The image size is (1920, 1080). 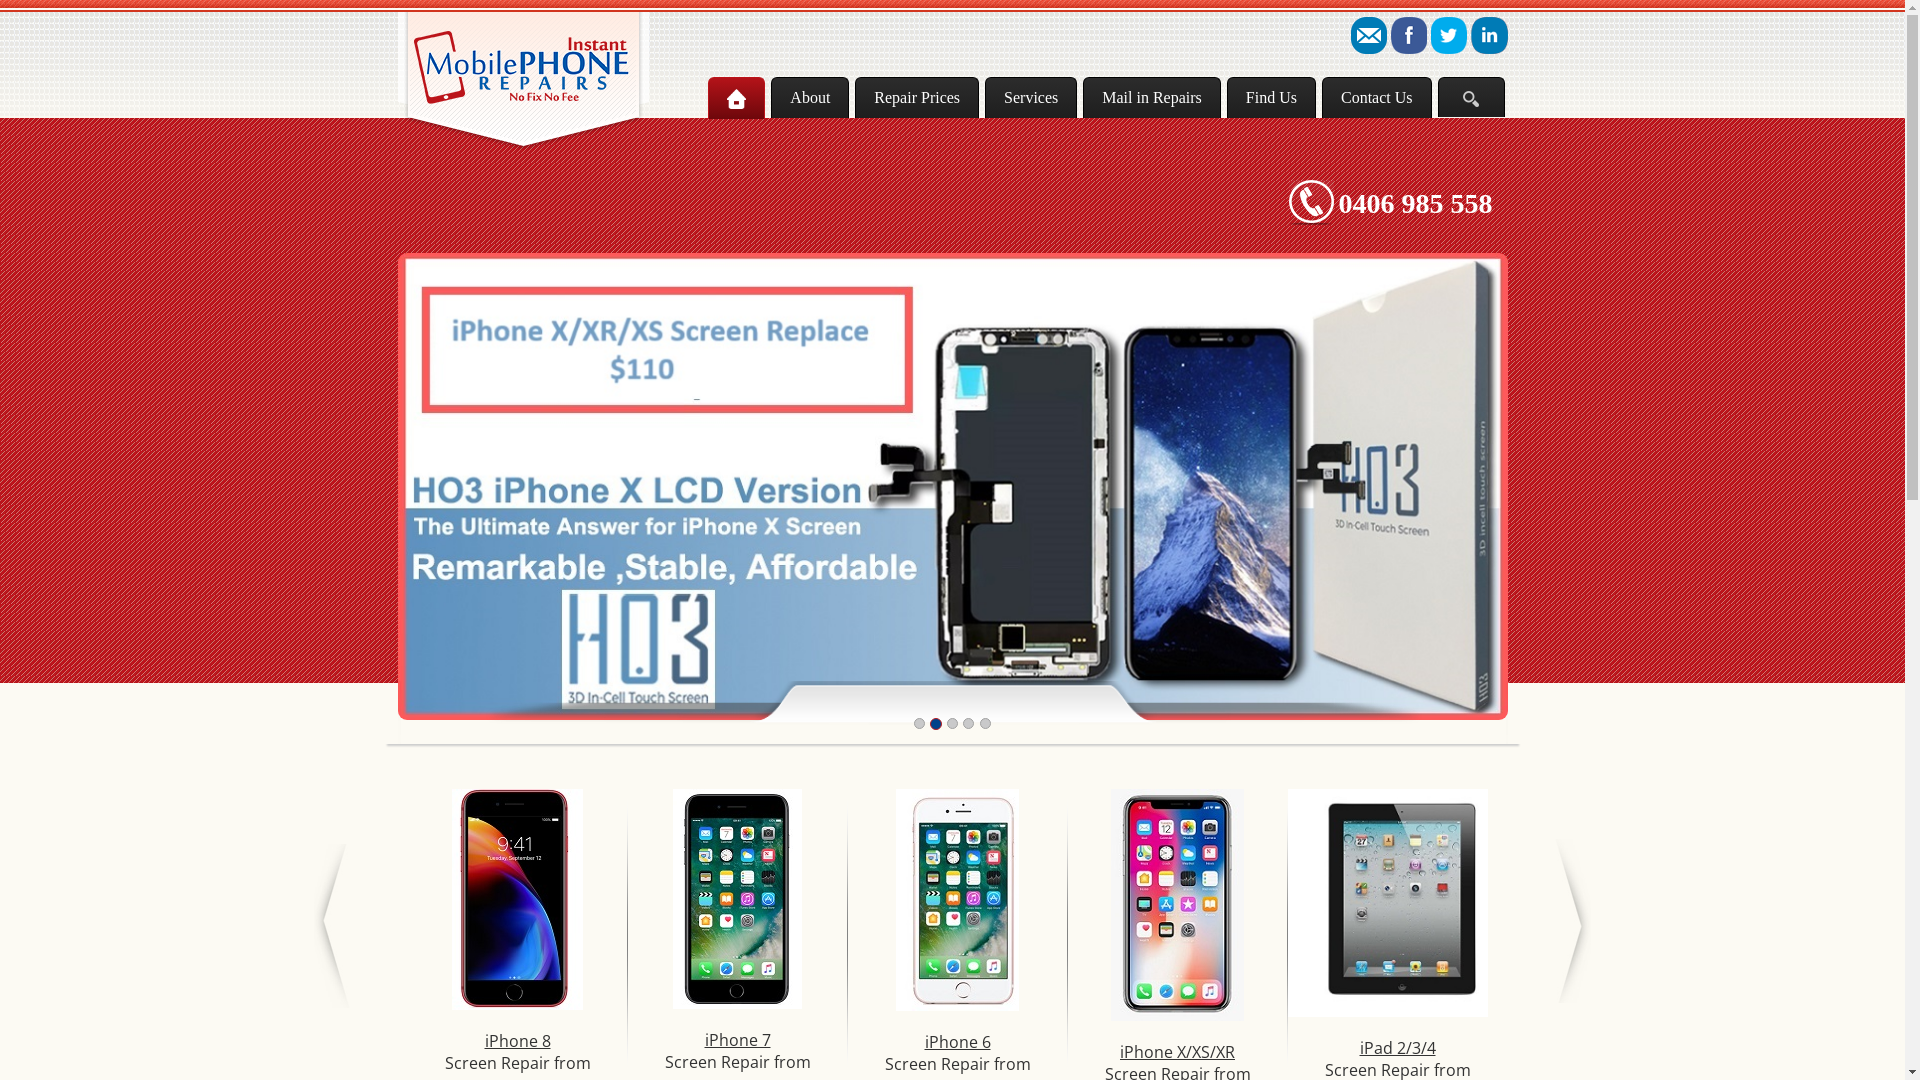 What do you see at coordinates (915, 97) in the screenshot?
I see `'Repair Prices'` at bounding box center [915, 97].